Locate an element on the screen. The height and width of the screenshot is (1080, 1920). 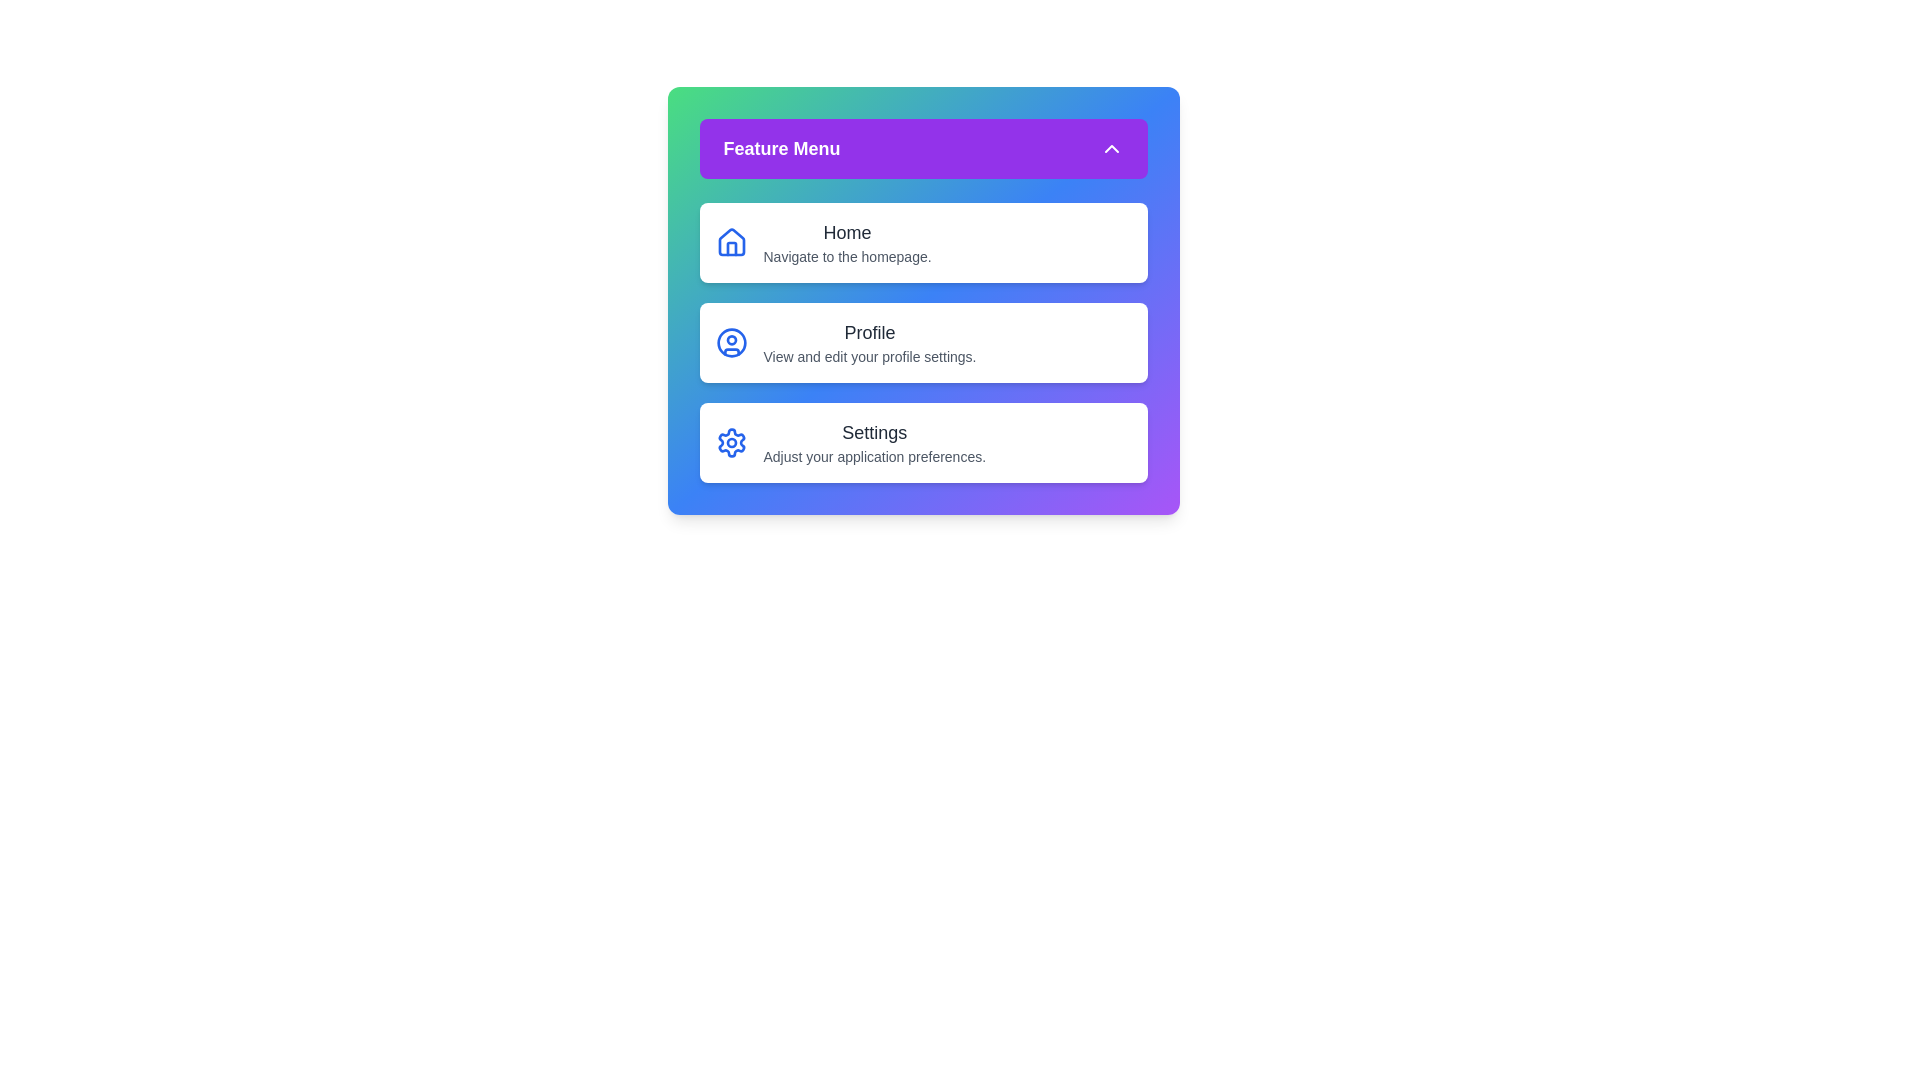
the menu item corresponding to Home is located at coordinates (922, 242).